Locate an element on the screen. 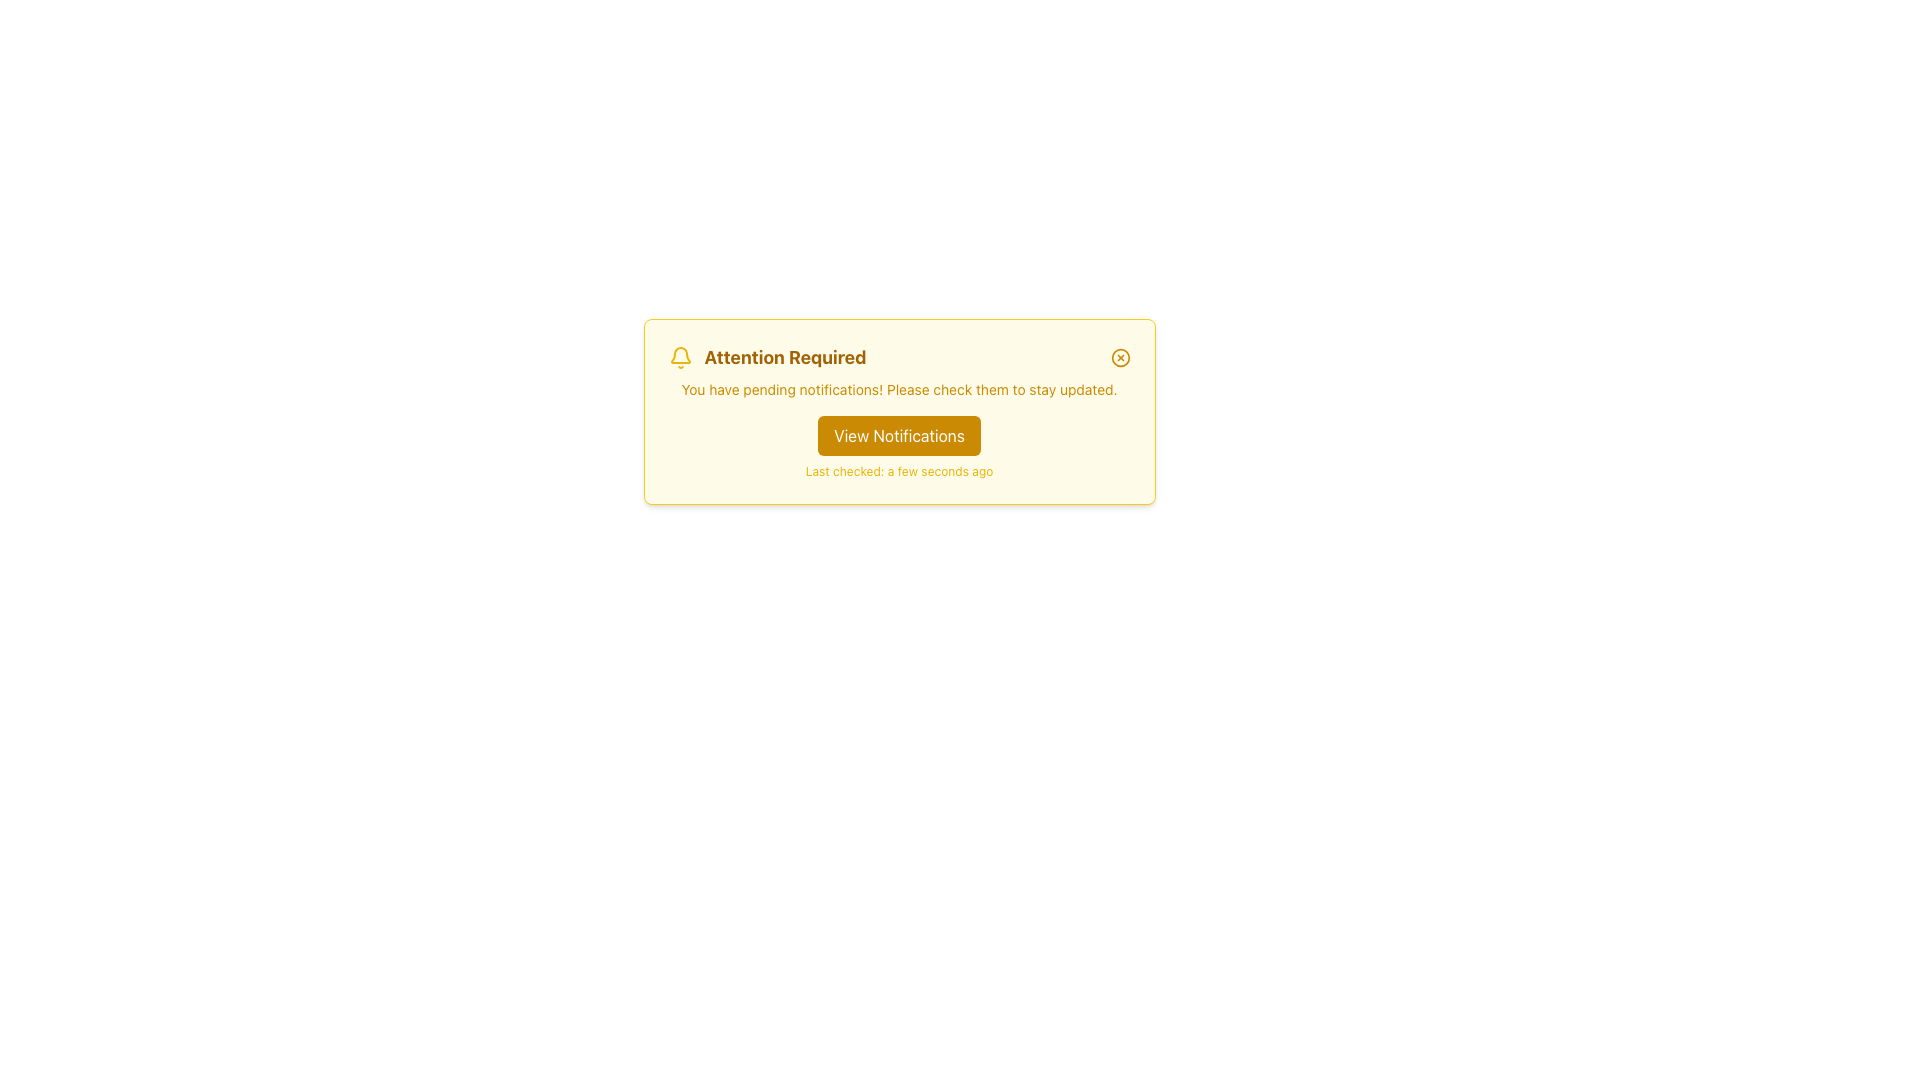  the circular close button with a yellow outline and 'X' shape at the center is located at coordinates (1120, 357).